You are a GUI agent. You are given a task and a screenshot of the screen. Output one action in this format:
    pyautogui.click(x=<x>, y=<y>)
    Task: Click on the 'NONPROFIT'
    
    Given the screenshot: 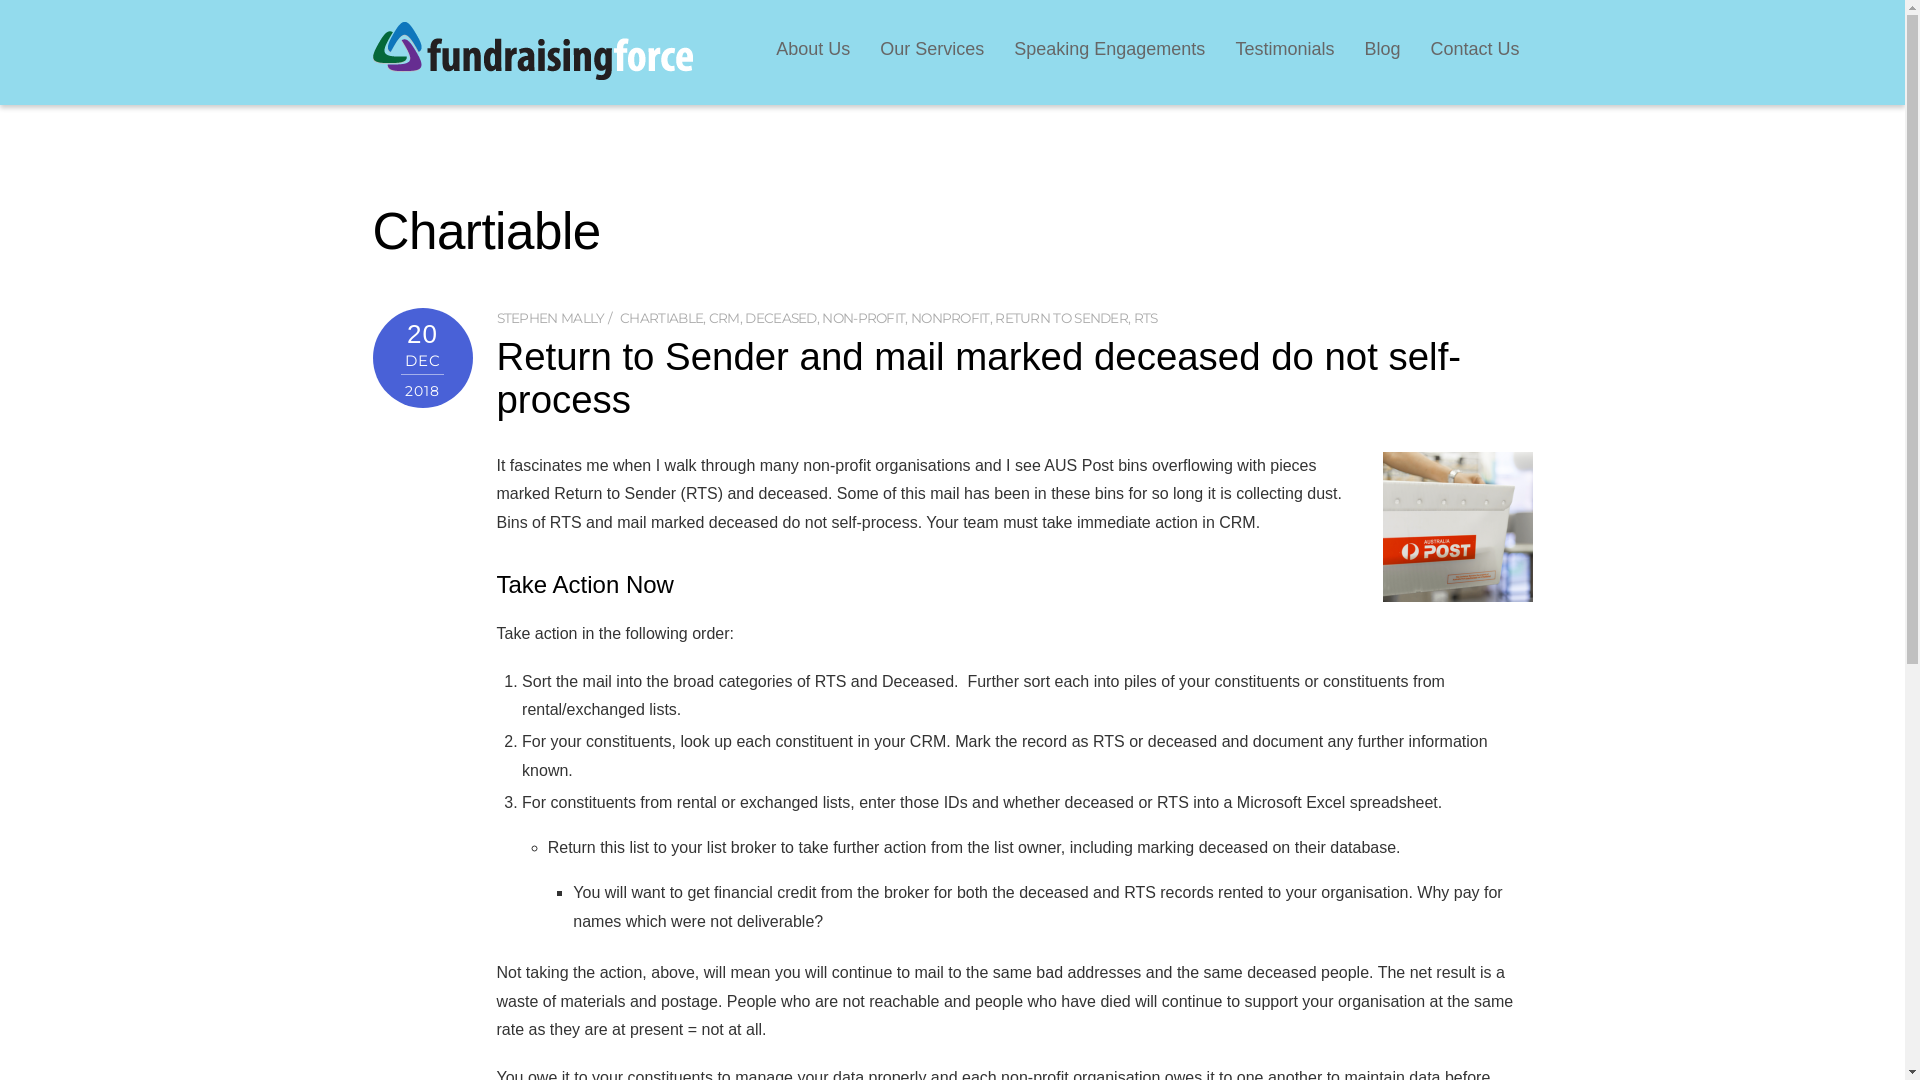 What is the action you would take?
    pyautogui.click(x=949, y=316)
    